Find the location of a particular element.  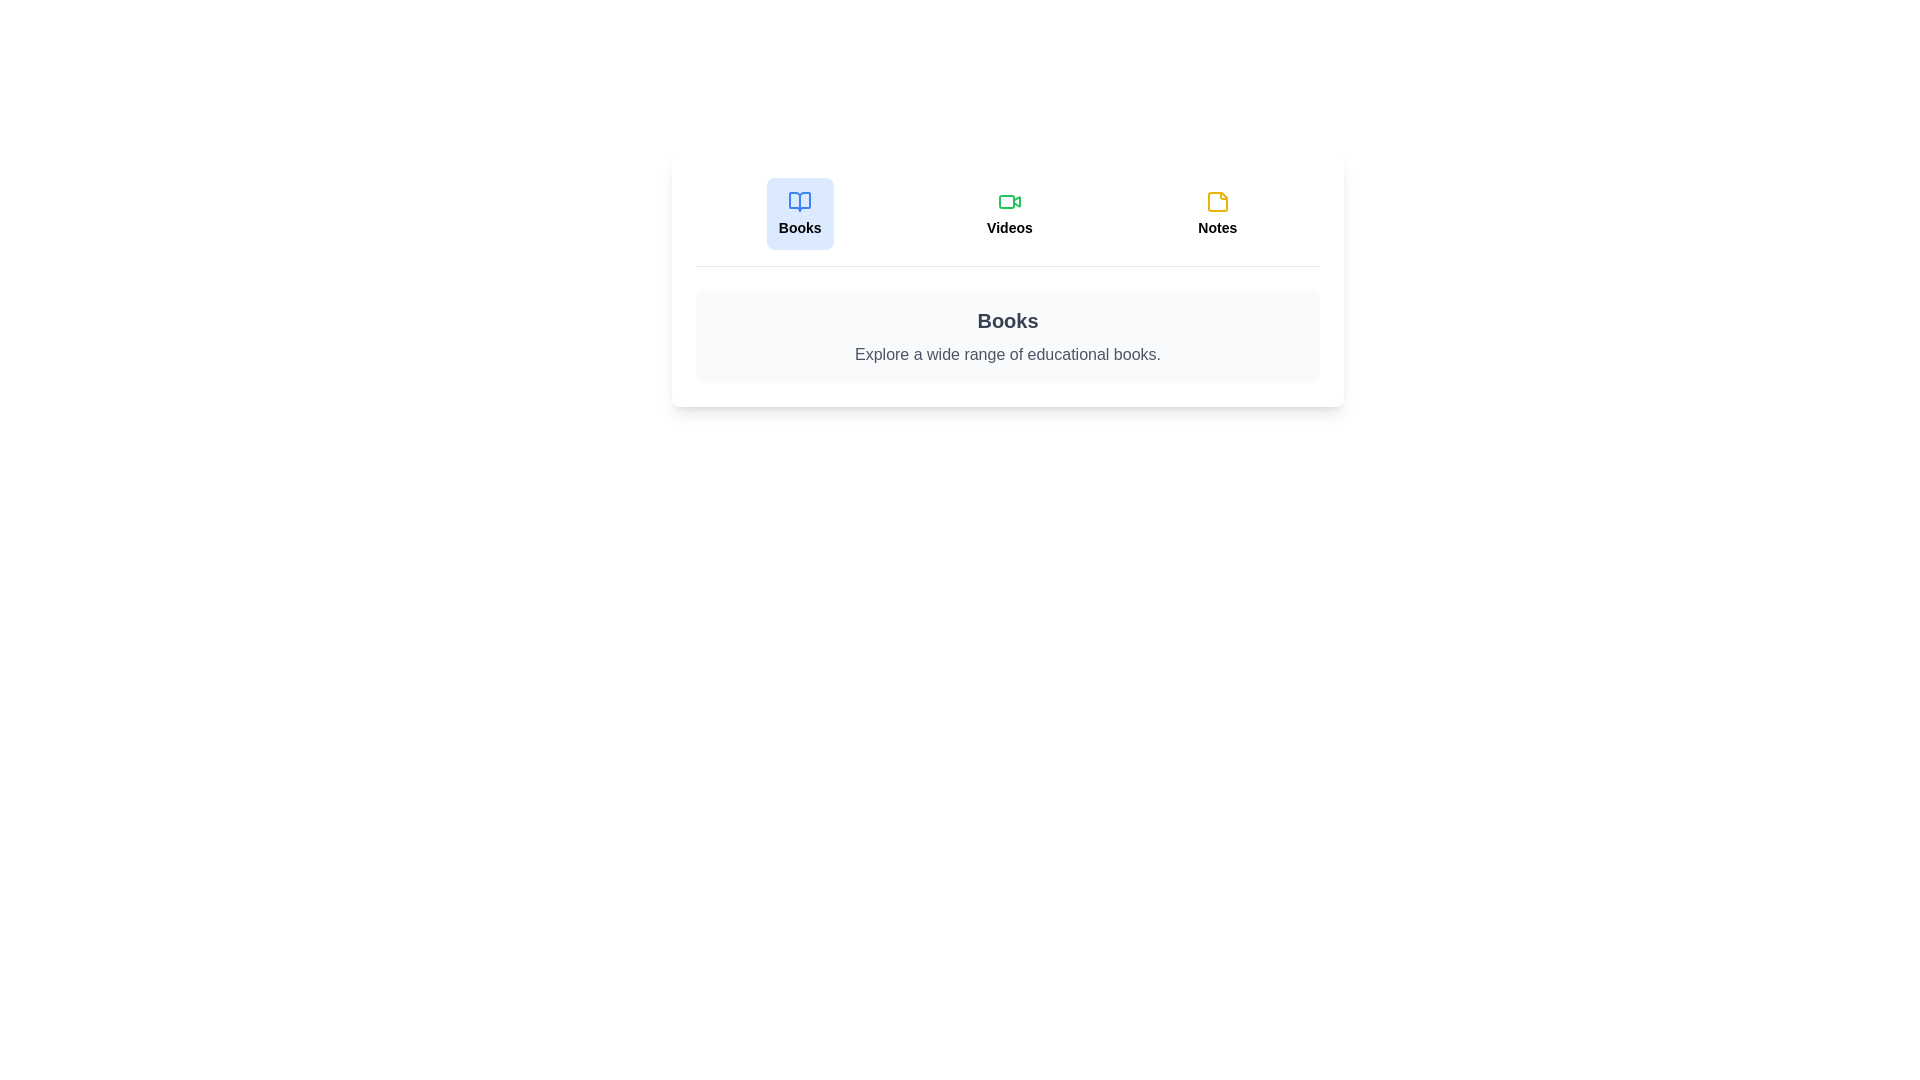

the tab labeled 'Videos' to observe its hover effect is located at coordinates (1009, 213).